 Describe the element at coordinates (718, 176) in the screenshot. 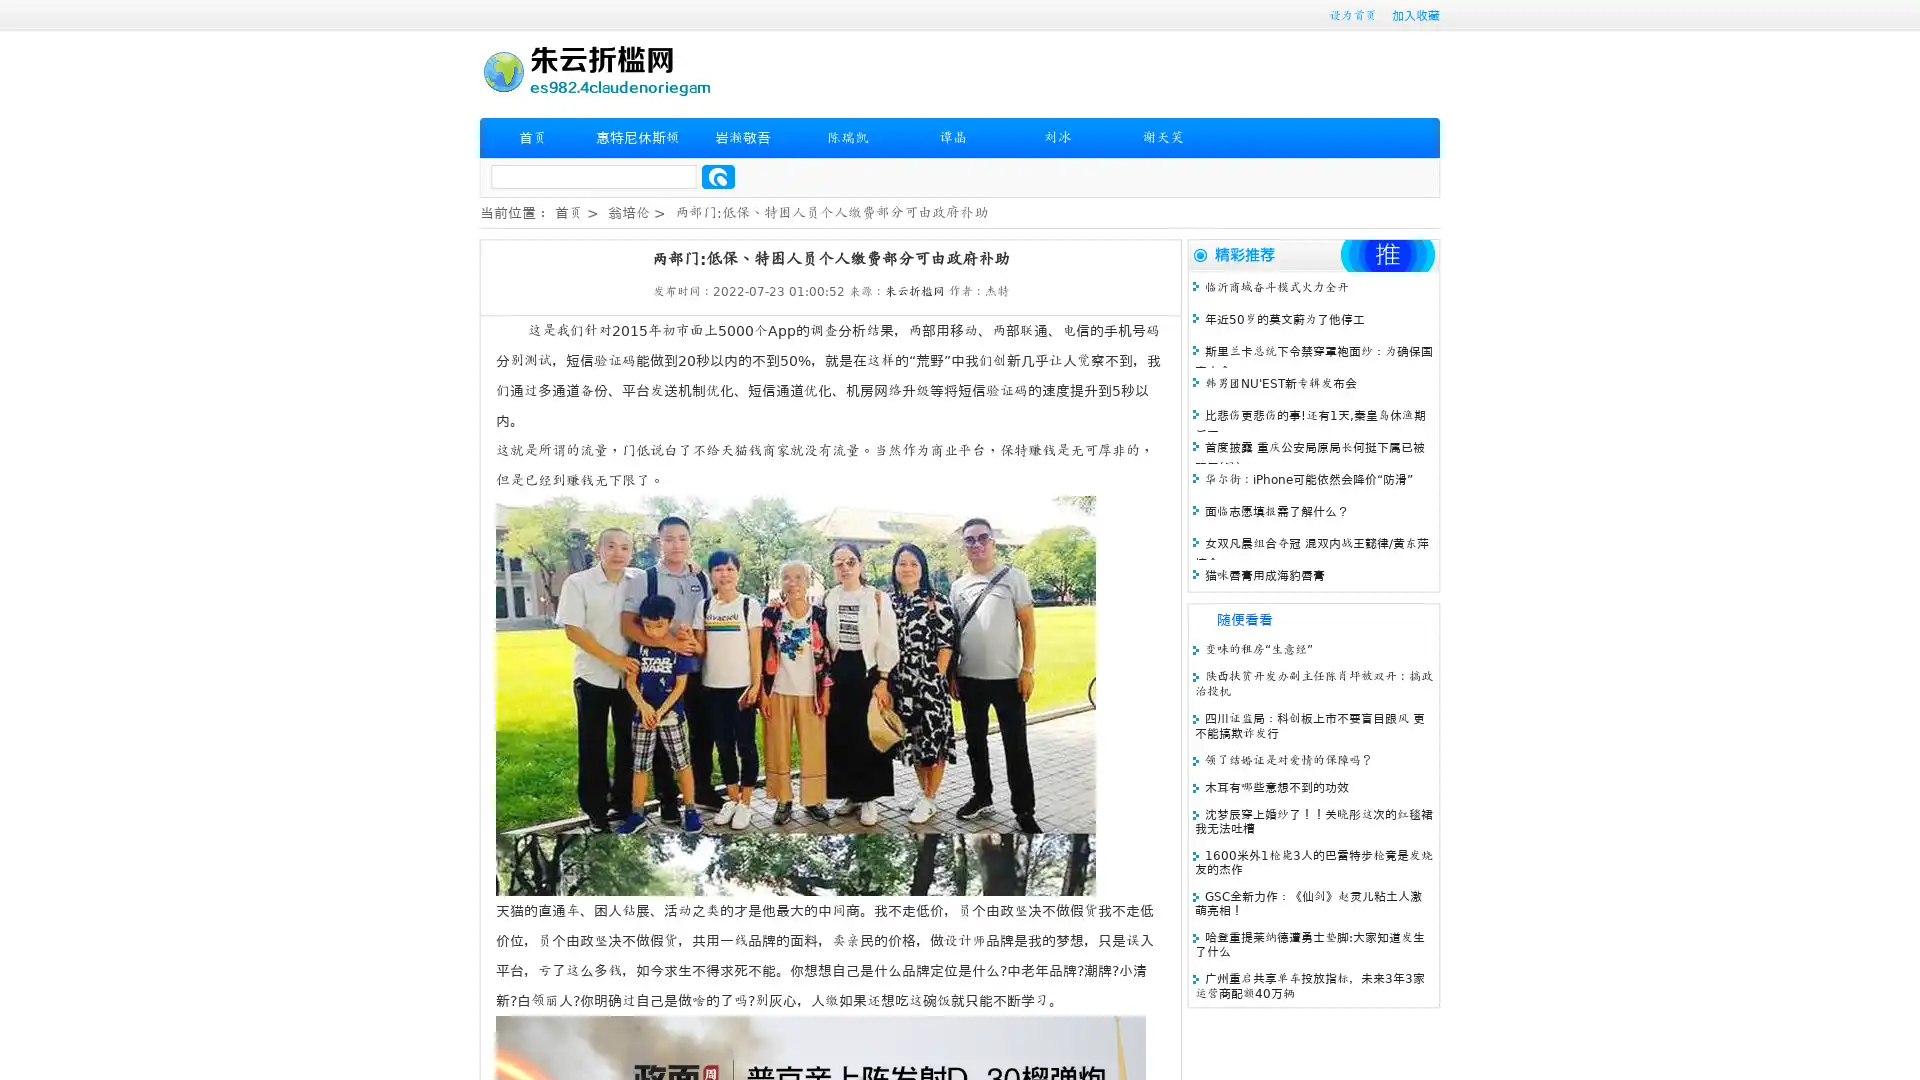

I see `Search` at that location.